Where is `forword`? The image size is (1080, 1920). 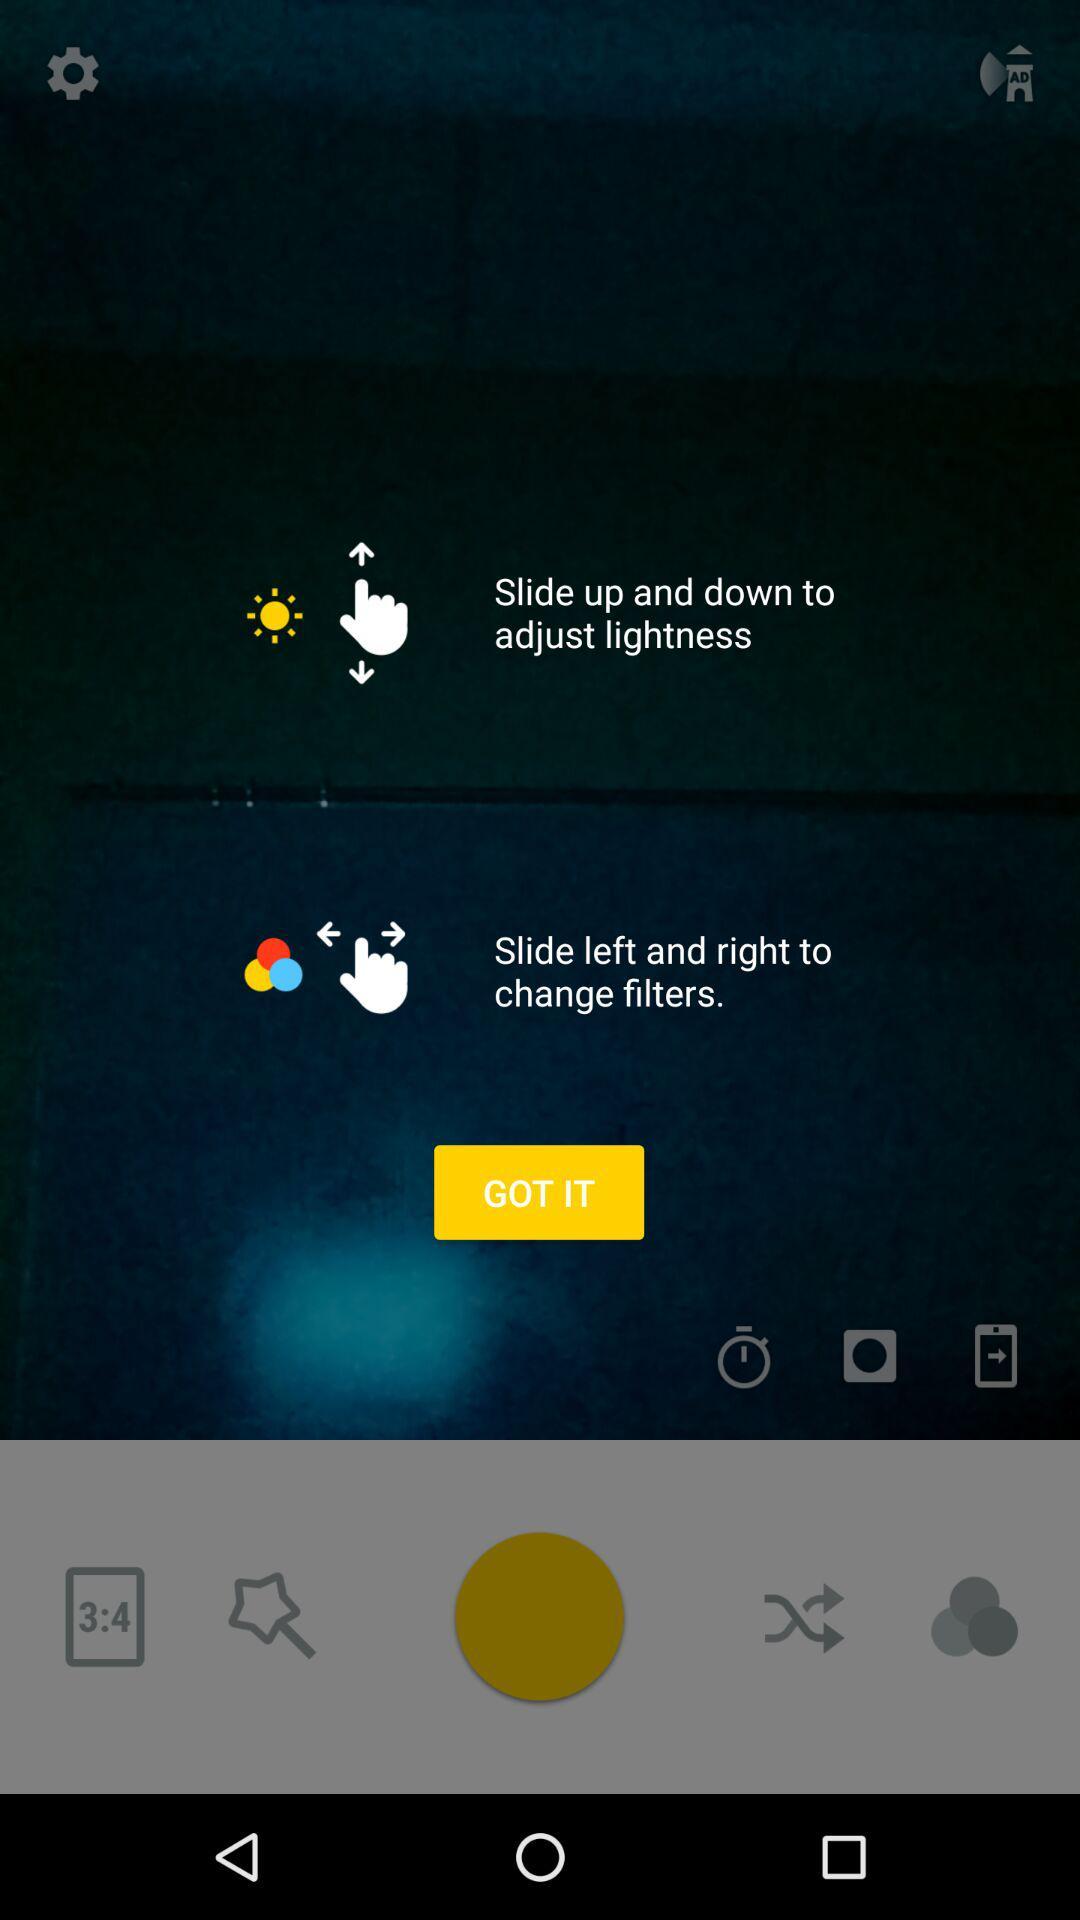 forword is located at coordinates (995, 1356).